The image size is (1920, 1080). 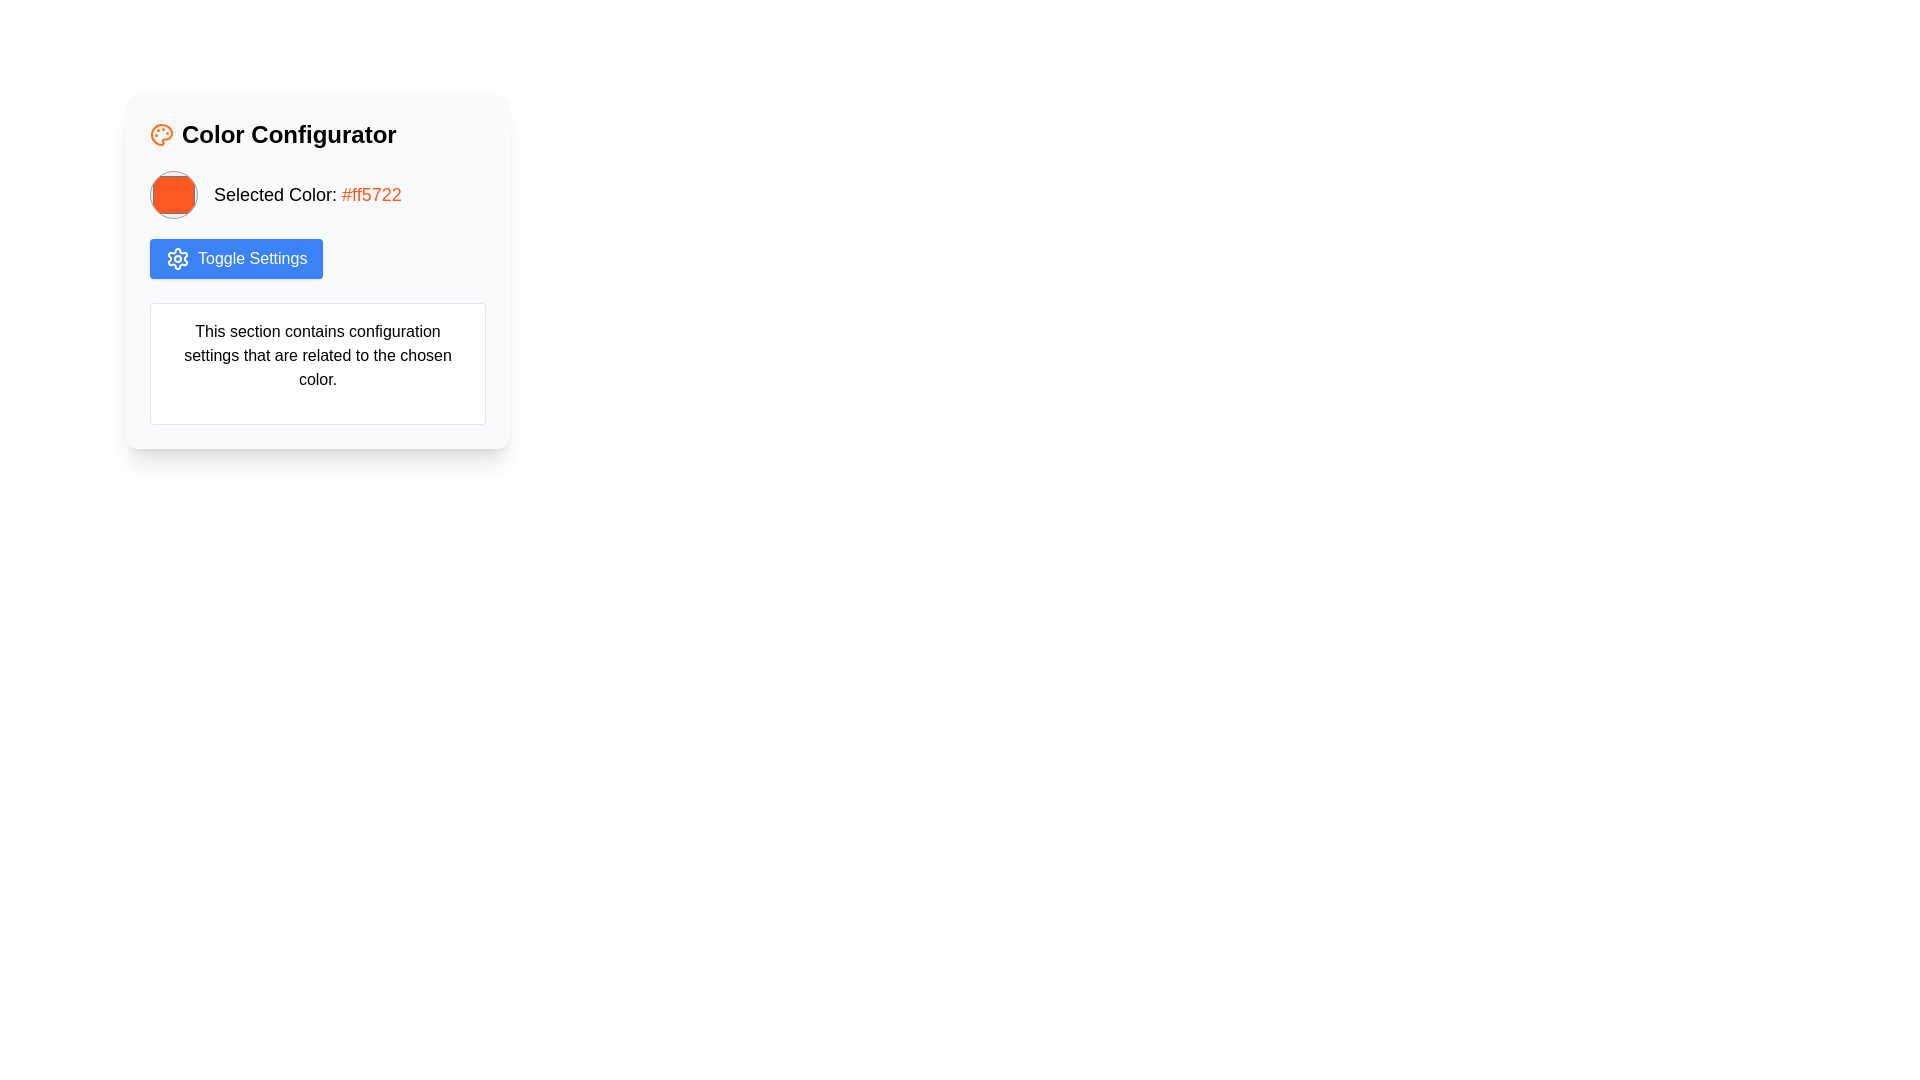 I want to click on the rectangular text box with rounded corners that contains configuration settings related to color, located below the 'Toggle Settings' button in the 'Color Configurator' card, so click(x=316, y=363).